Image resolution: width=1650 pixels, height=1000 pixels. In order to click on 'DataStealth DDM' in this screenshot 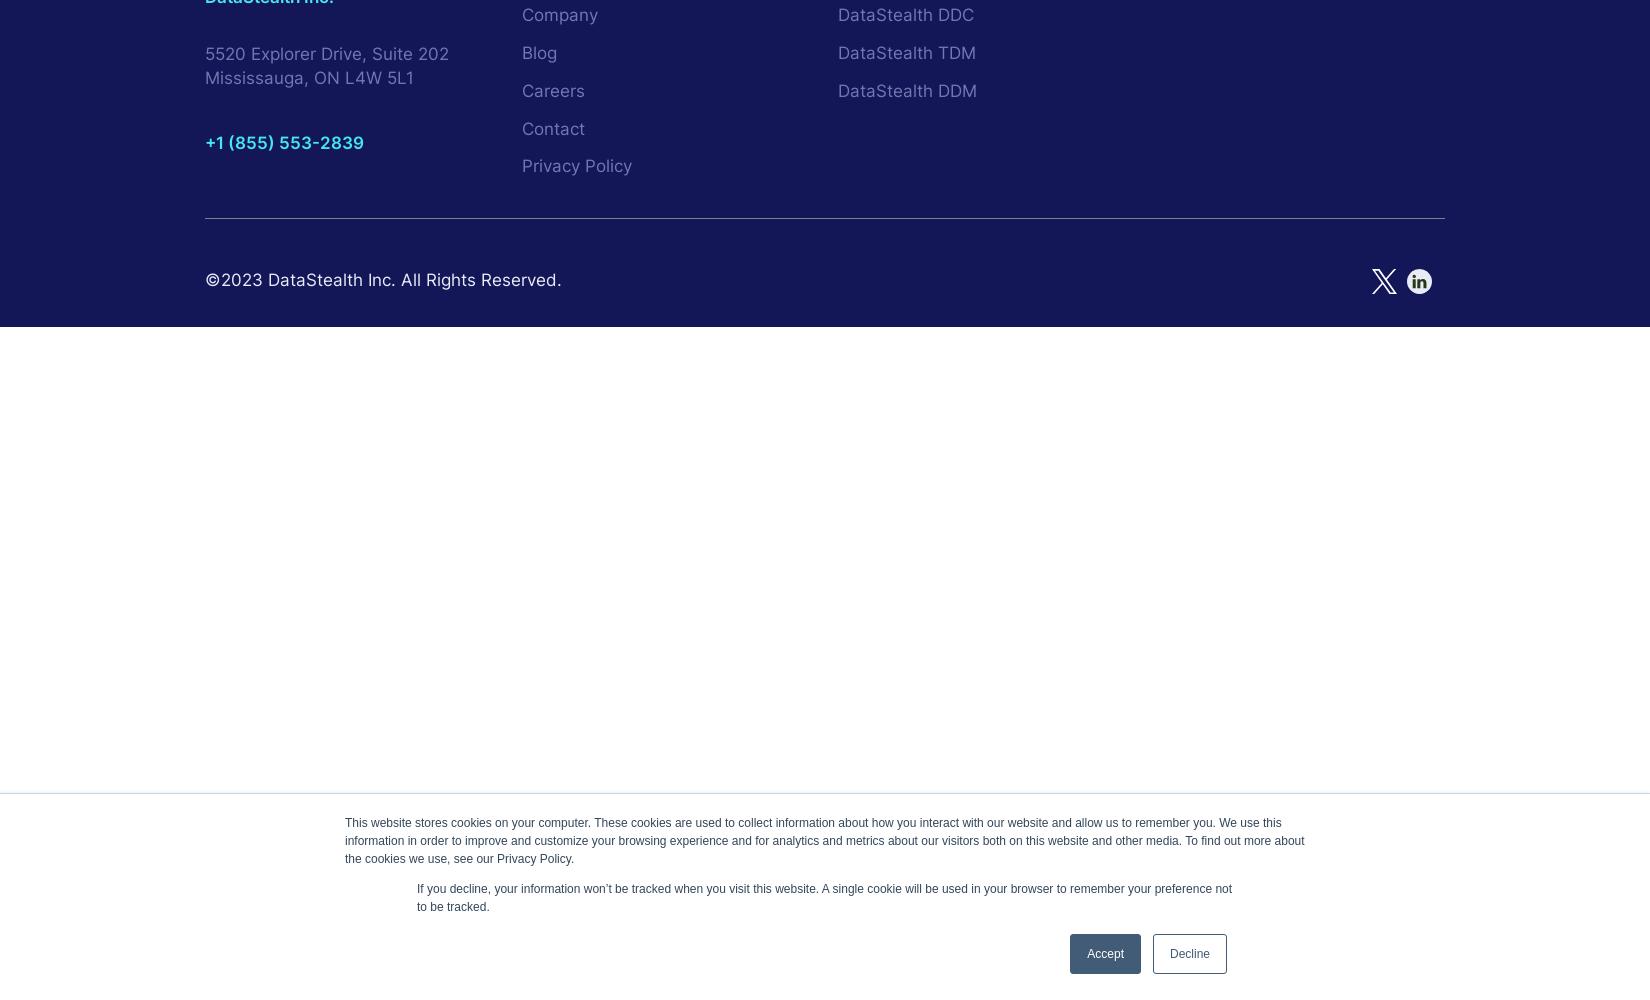, I will do `click(907, 89)`.